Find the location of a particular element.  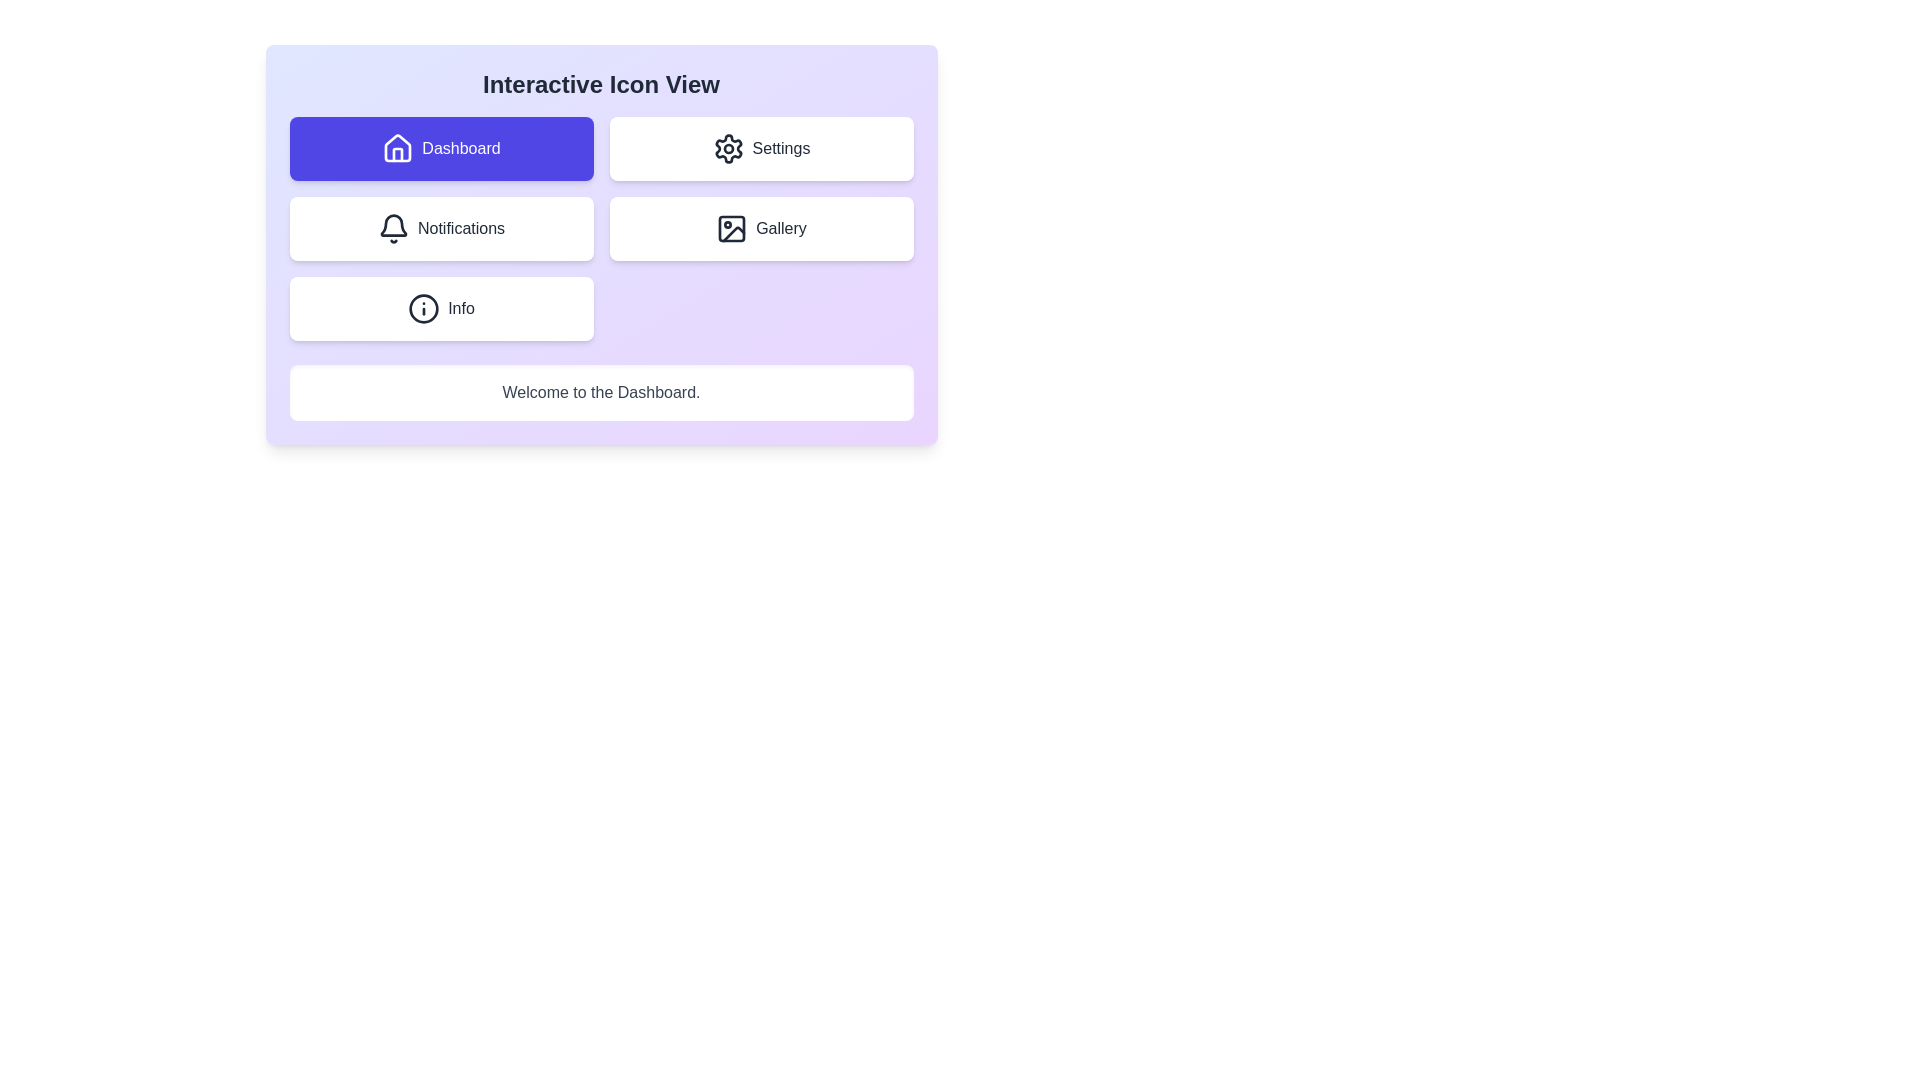

the decorative icon representing the 'Dashboard' feature located within the top-left button labeled 'Dashboard' is located at coordinates (398, 147).